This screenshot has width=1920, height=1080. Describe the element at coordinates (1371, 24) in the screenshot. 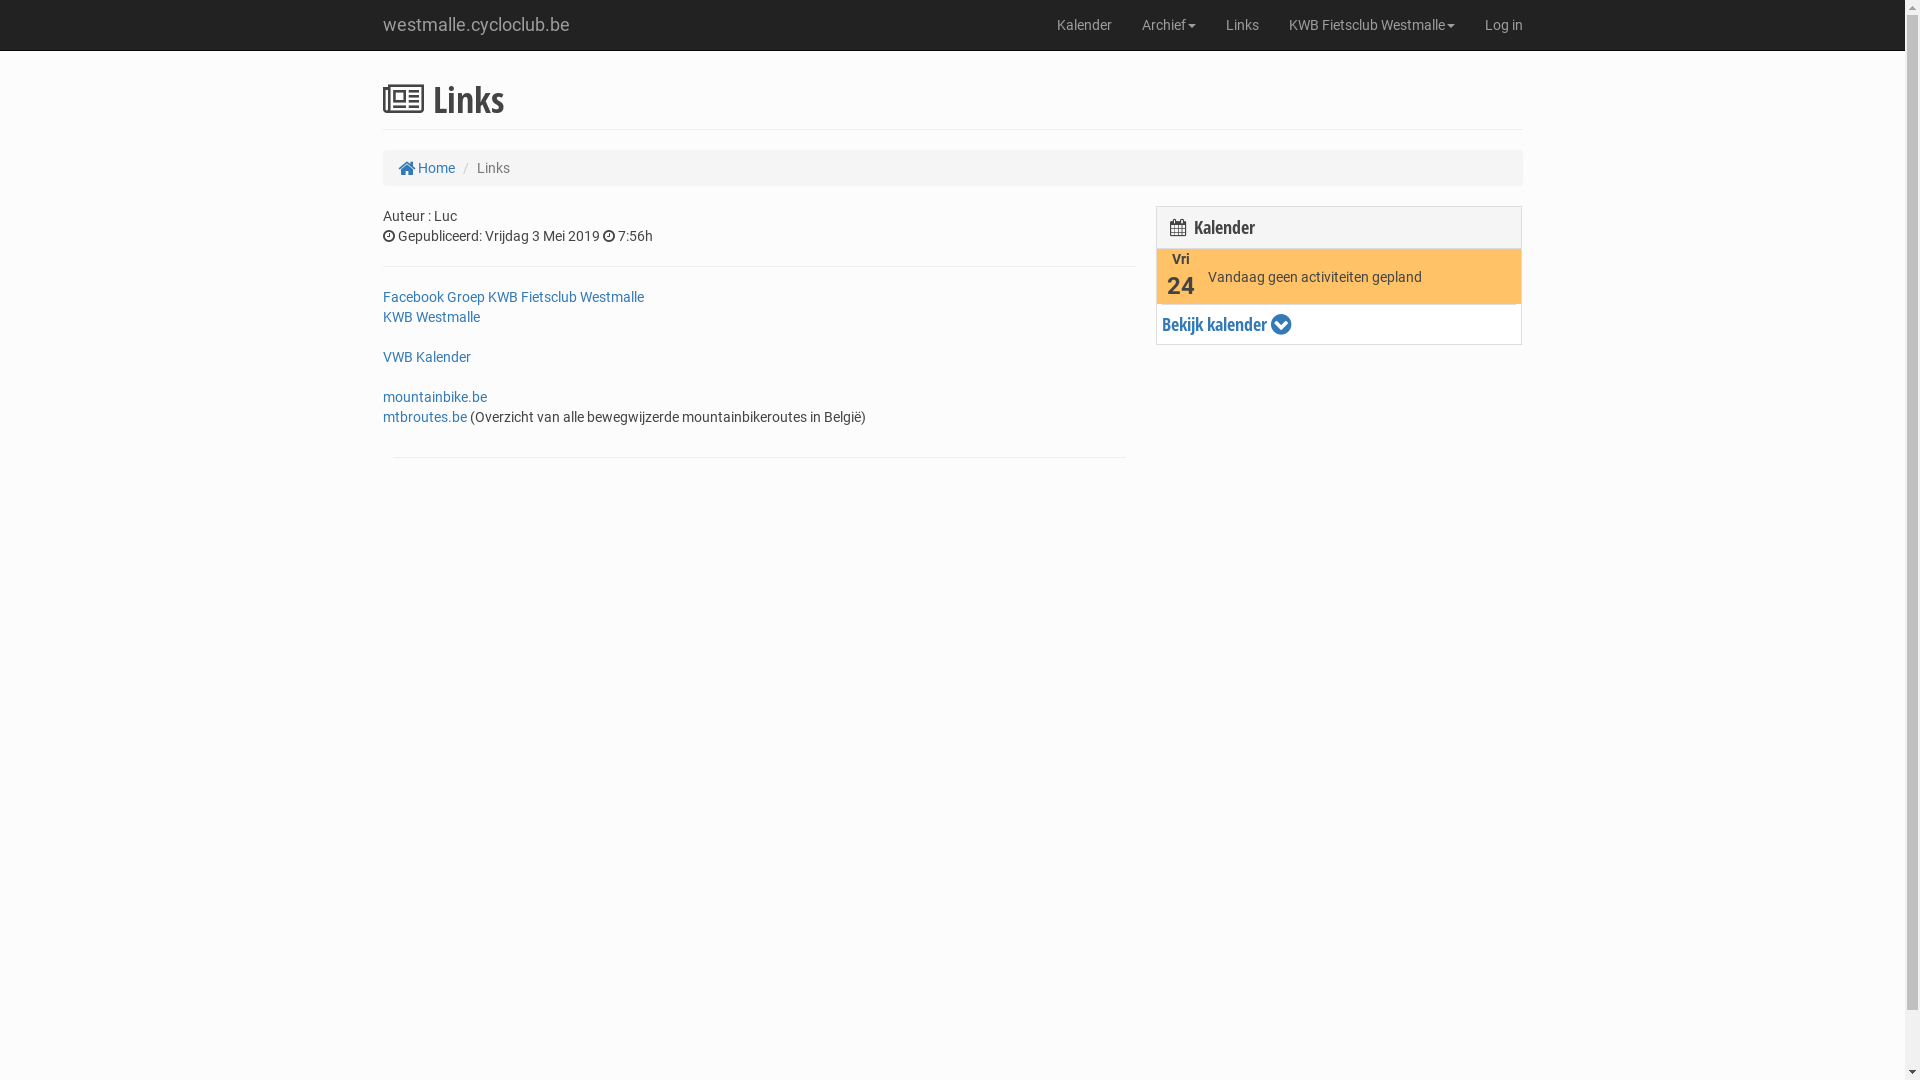

I see `'KWB Fietsclub Westmalle'` at that location.